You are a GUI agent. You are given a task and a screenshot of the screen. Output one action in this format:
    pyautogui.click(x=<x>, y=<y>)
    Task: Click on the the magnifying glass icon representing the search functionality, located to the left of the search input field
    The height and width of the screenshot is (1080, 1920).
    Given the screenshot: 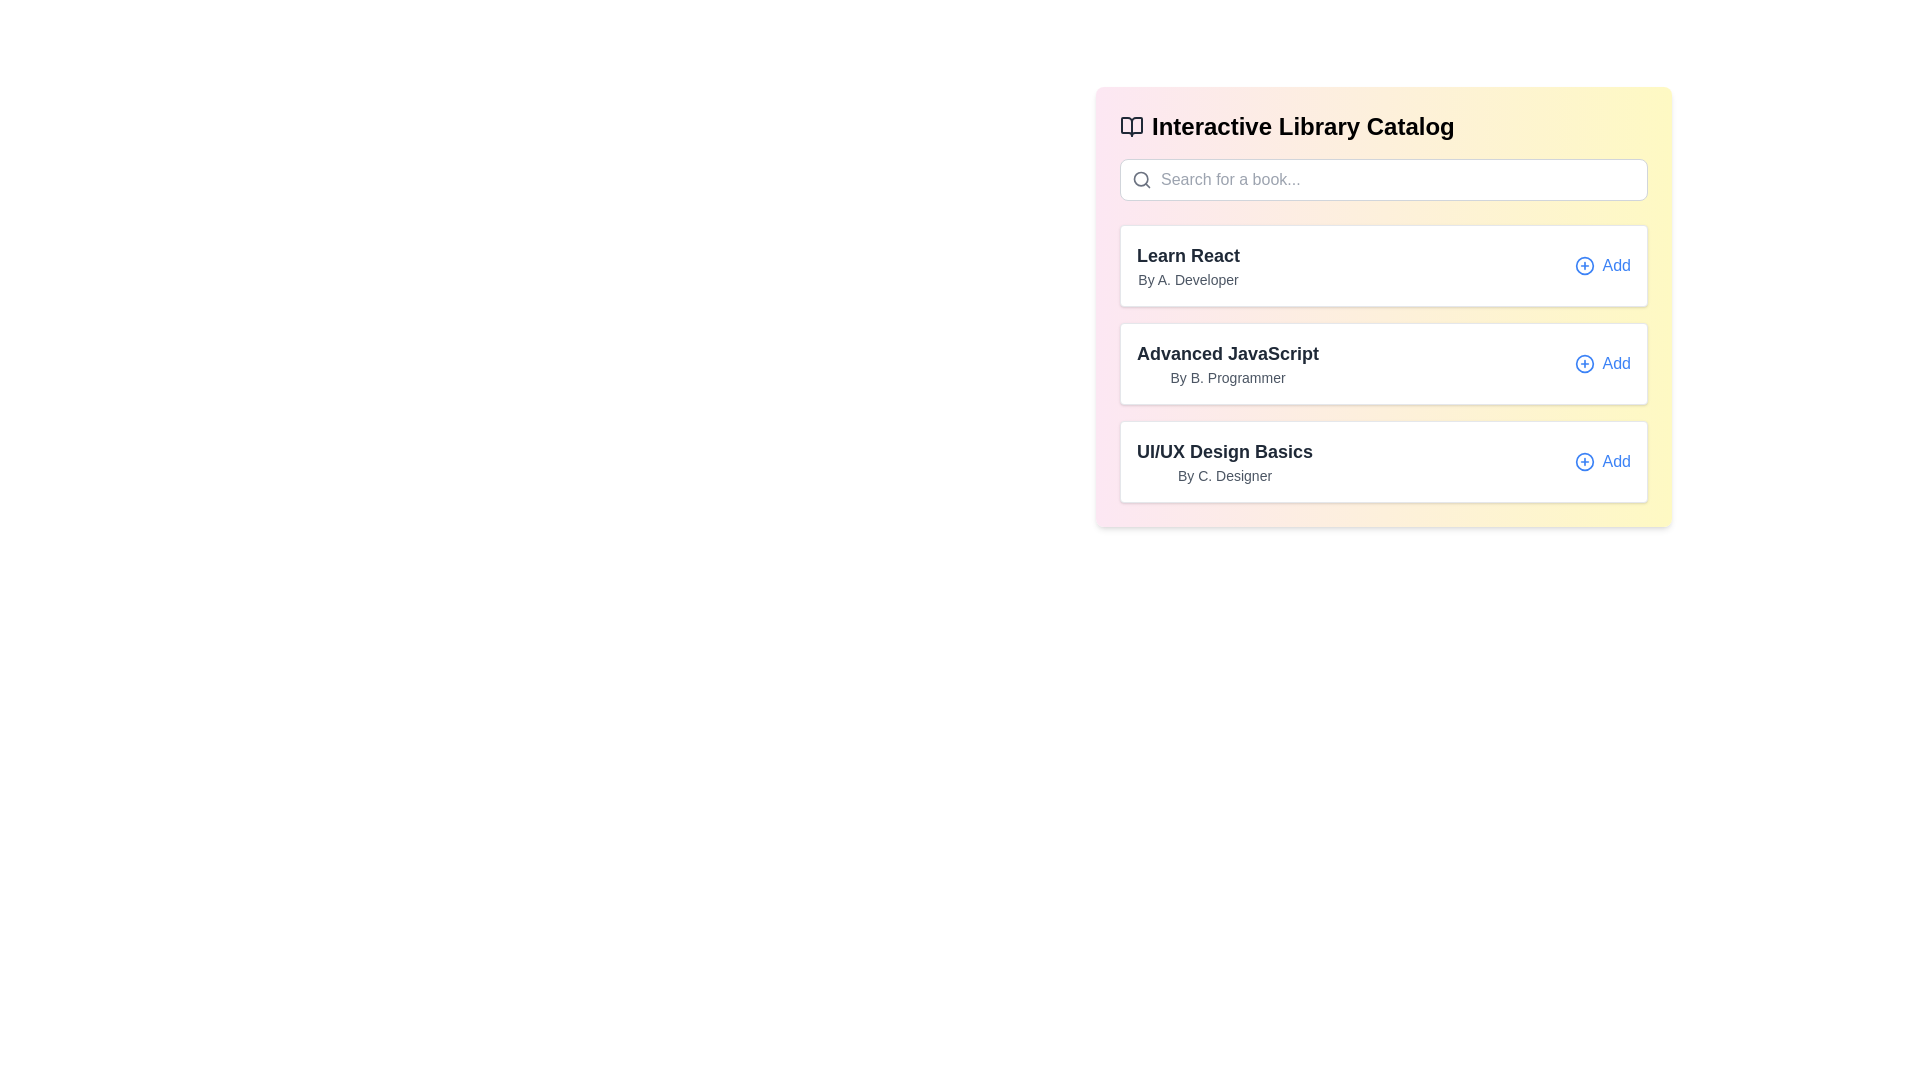 What is the action you would take?
    pyautogui.click(x=1142, y=180)
    